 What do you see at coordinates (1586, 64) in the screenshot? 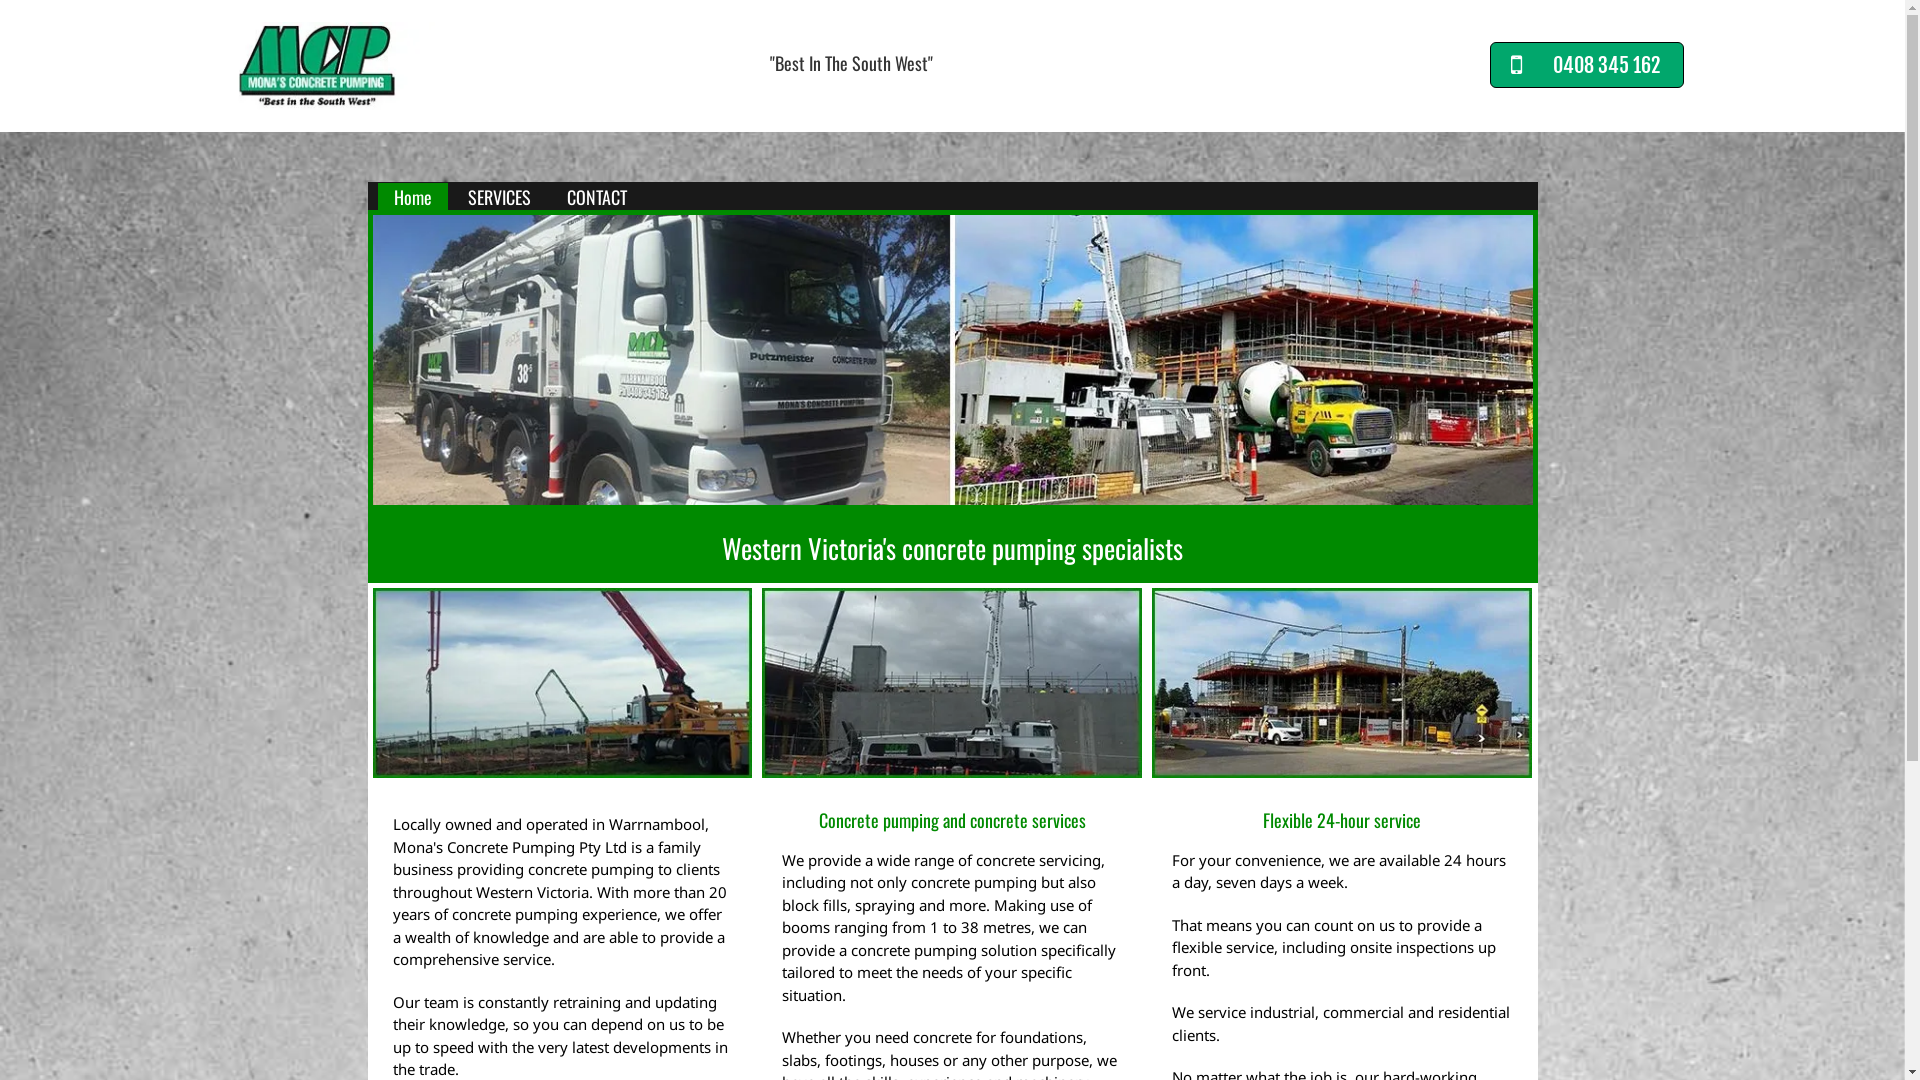
I see `'0408 345 162'` at bounding box center [1586, 64].